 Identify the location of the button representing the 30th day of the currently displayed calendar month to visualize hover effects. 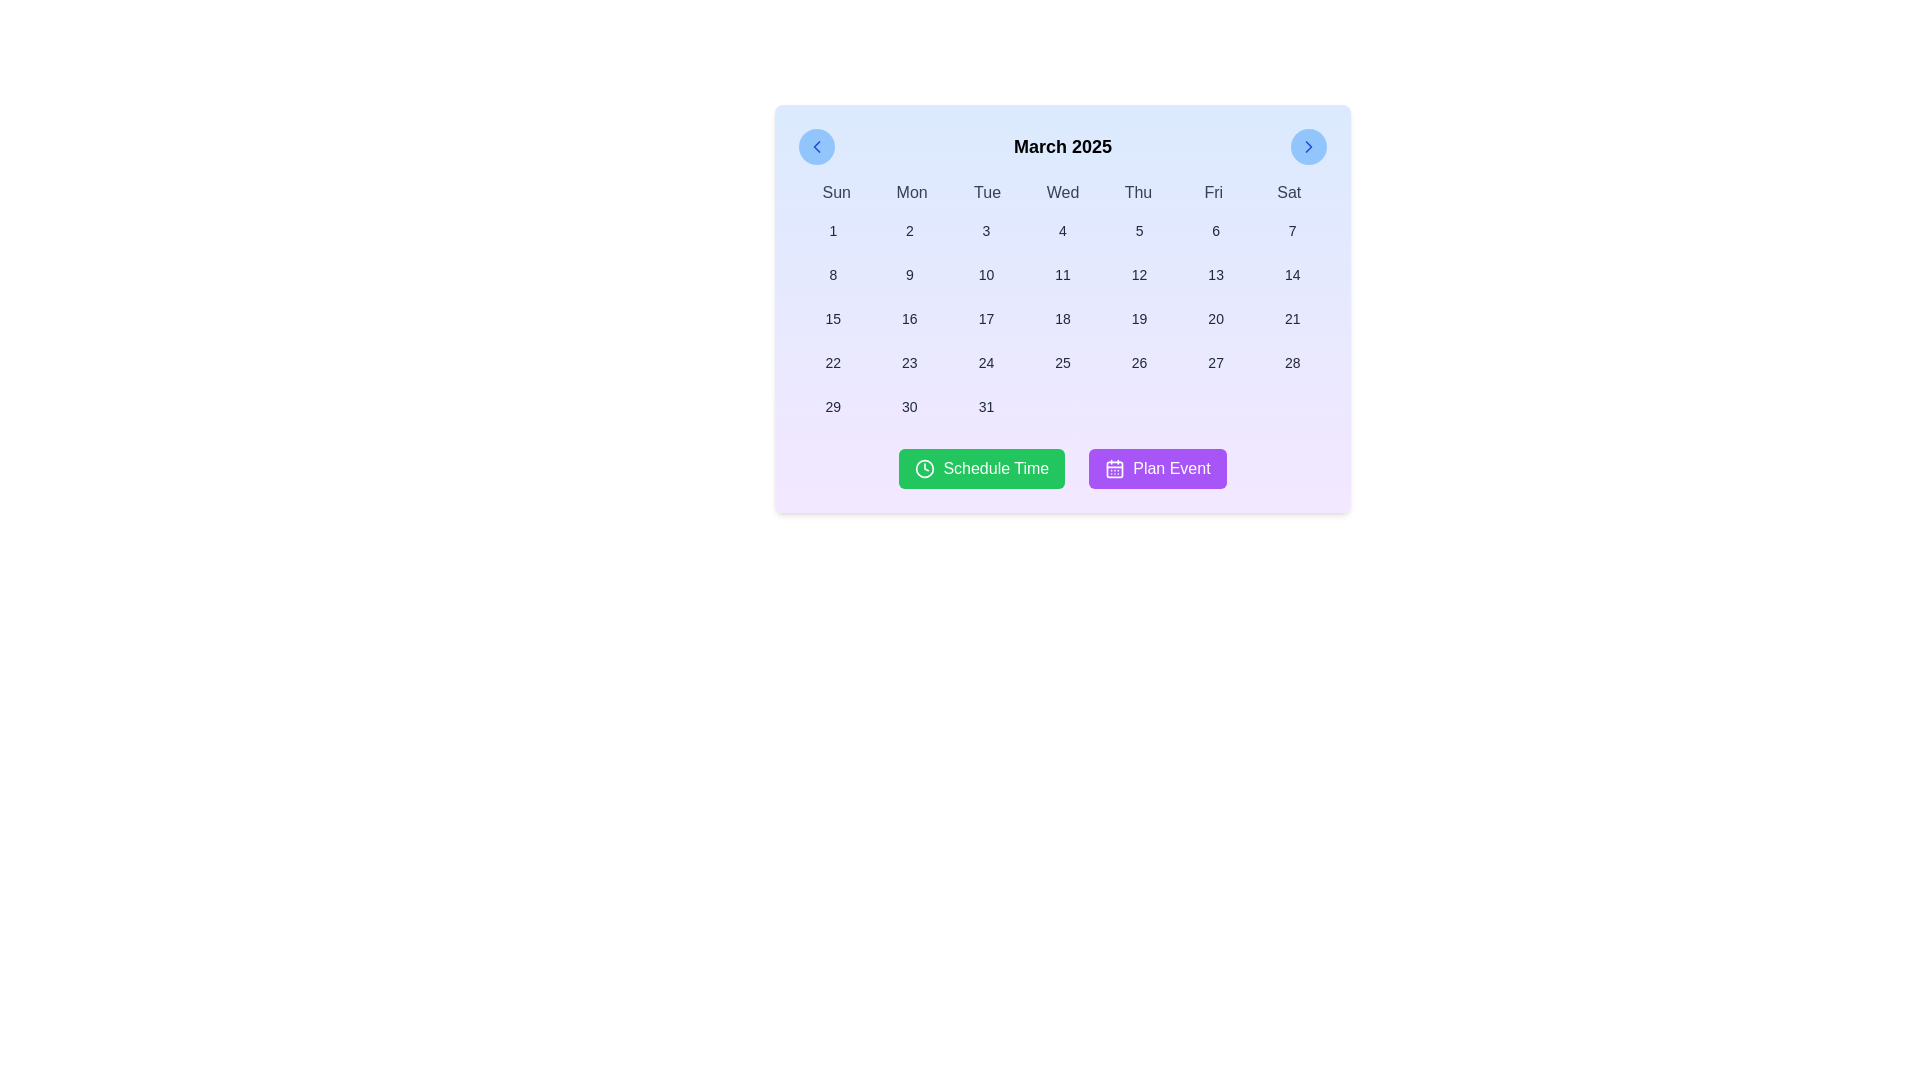
(908, 406).